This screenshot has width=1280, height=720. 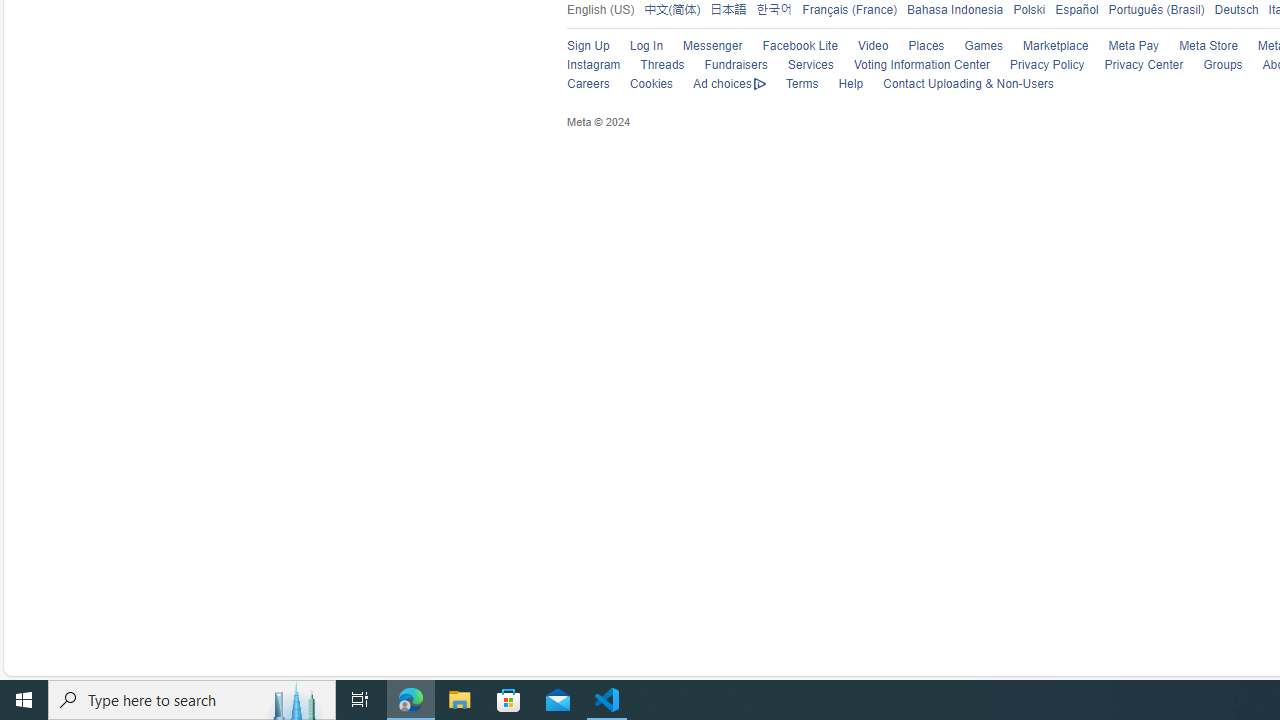 What do you see at coordinates (587, 83) in the screenshot?
I see `'Careers'` at bounding box center [587, 83].